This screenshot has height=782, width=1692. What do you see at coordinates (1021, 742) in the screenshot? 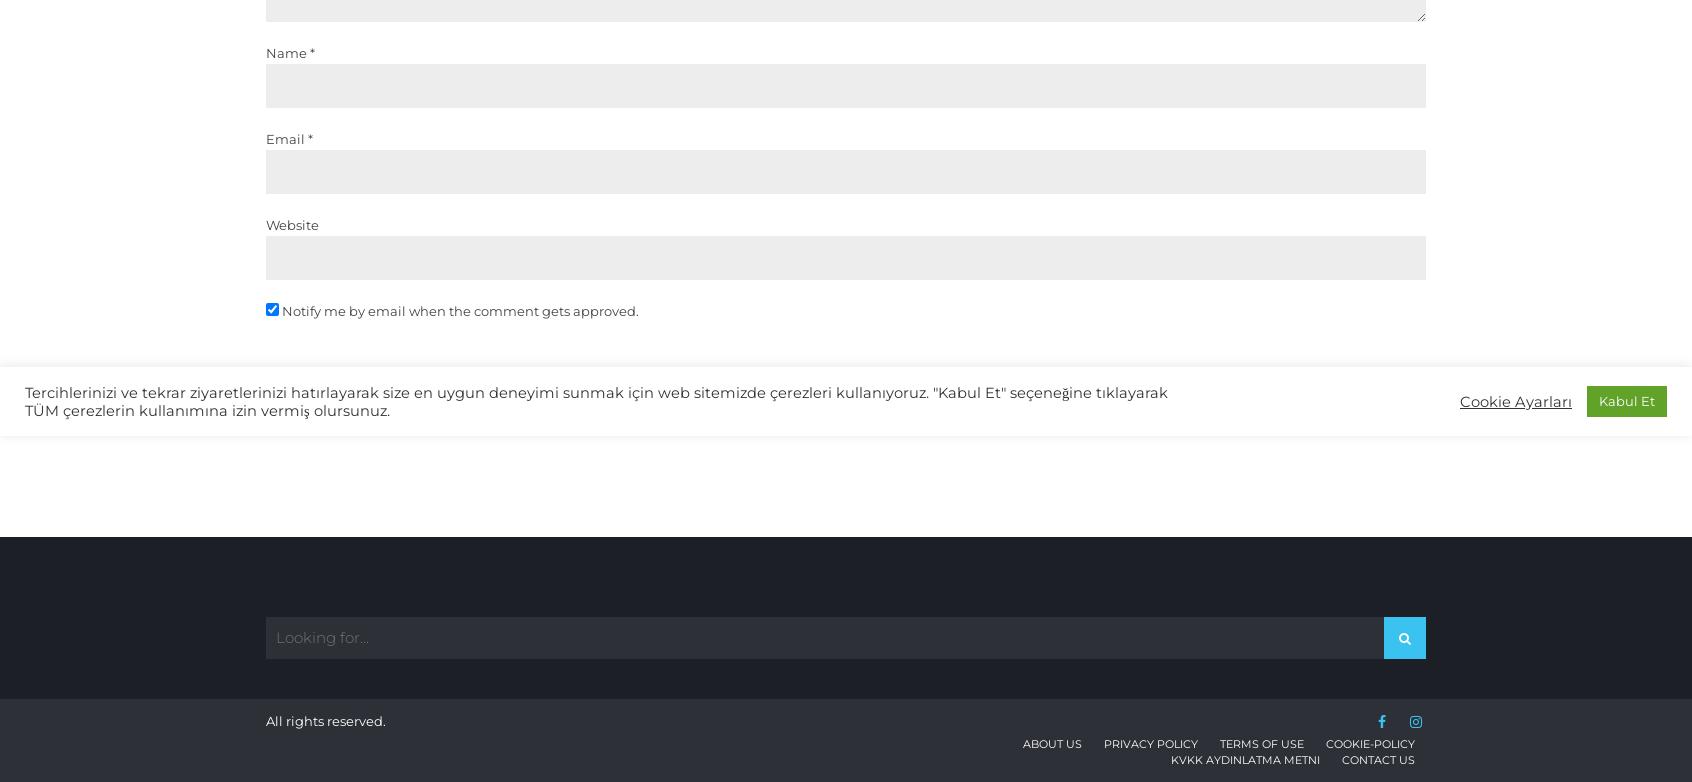
I see `'About Us'` at bounding box center [1021, 742].